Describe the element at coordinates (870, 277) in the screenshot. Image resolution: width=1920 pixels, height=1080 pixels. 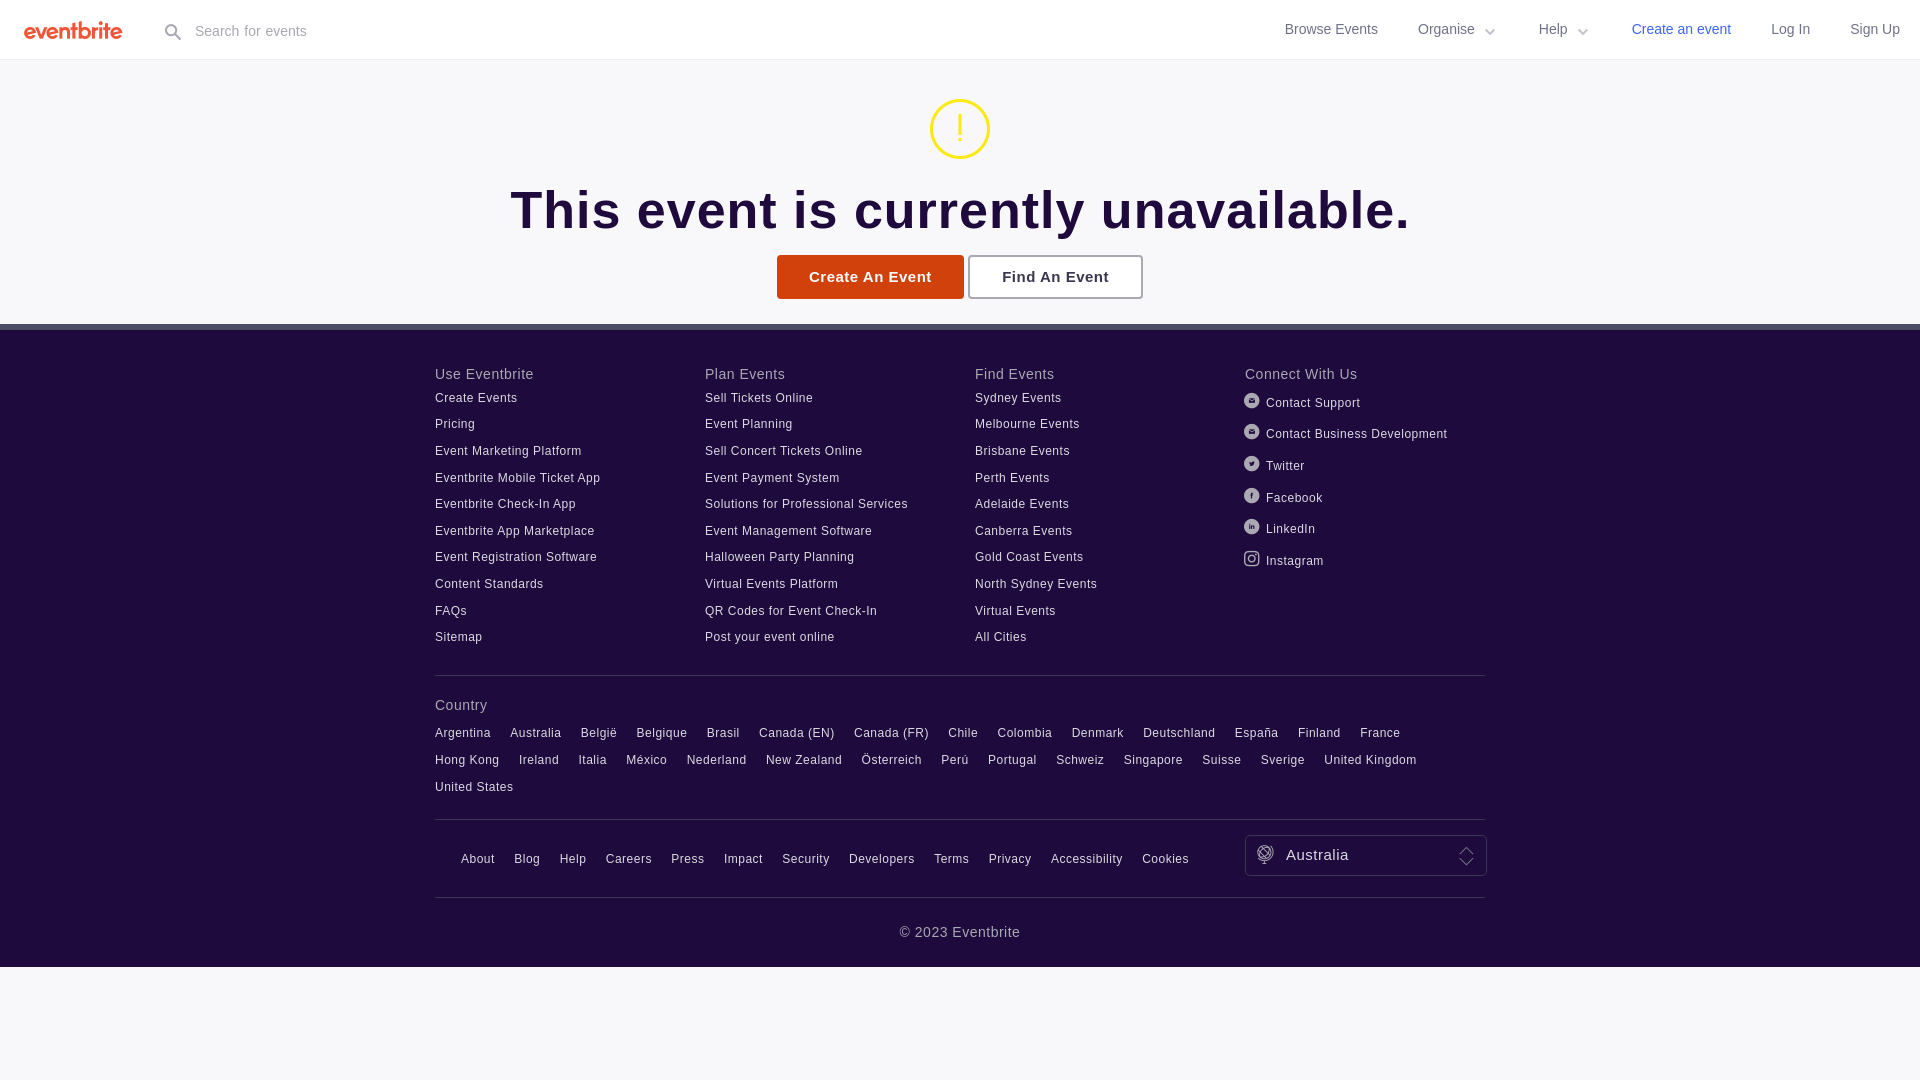
I see `'Create An Event'` at that location.